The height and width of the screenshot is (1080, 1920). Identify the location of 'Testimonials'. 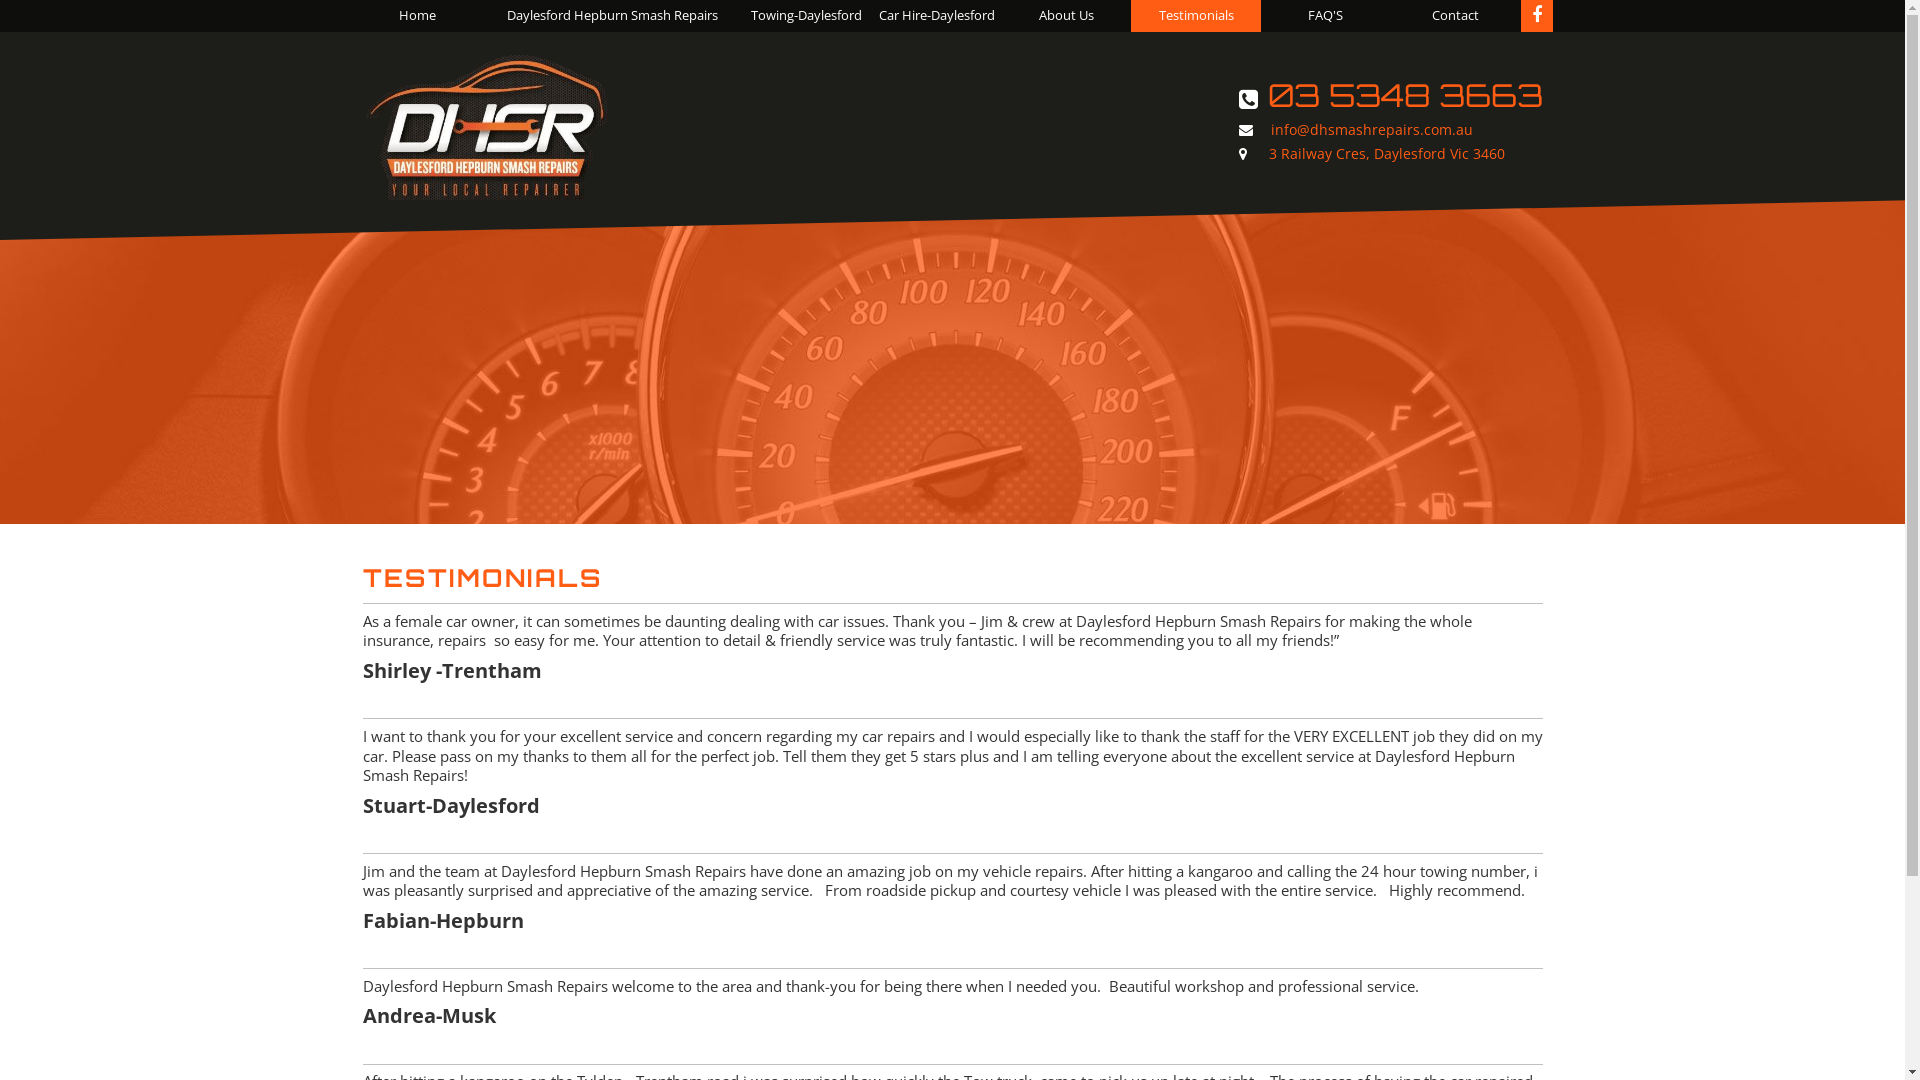
(1195, 15).